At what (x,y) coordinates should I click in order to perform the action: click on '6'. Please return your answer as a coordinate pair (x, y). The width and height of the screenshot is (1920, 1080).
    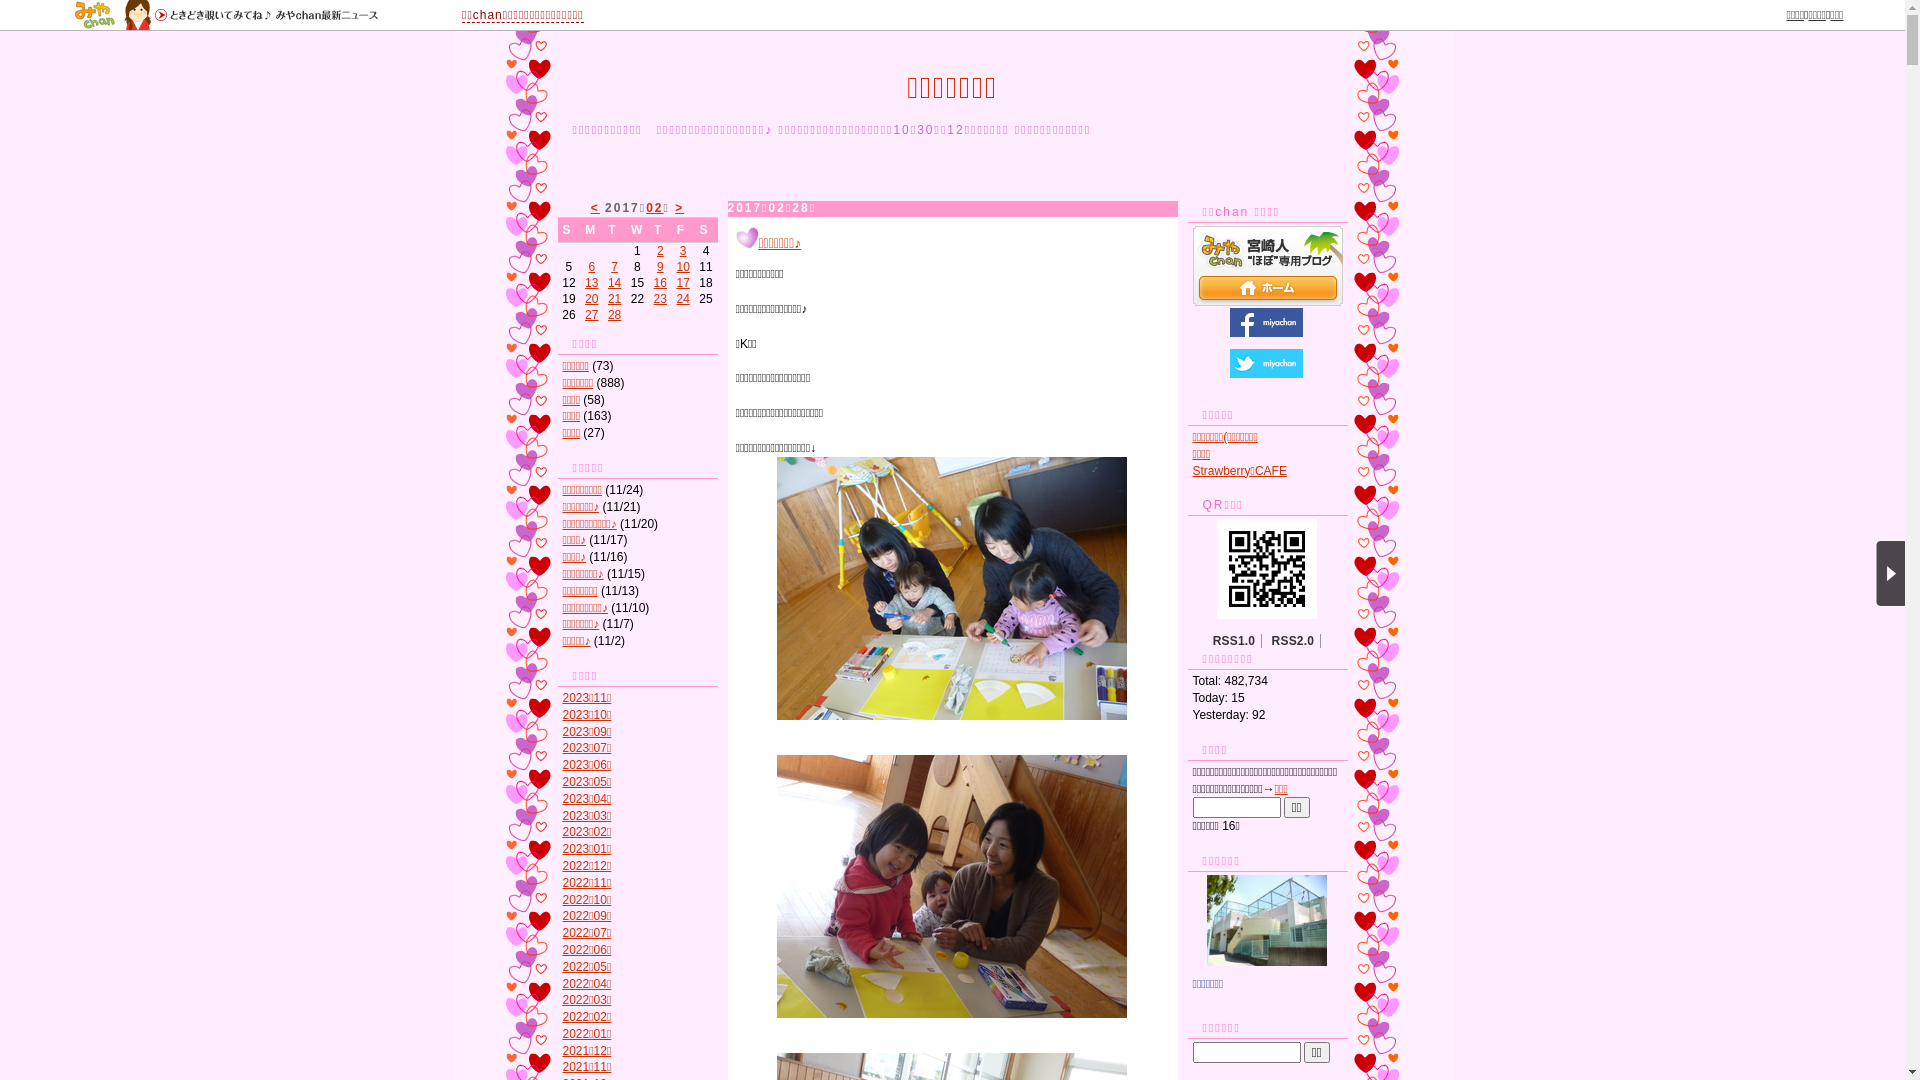
    Looking at the image, I should click on (590, 265).